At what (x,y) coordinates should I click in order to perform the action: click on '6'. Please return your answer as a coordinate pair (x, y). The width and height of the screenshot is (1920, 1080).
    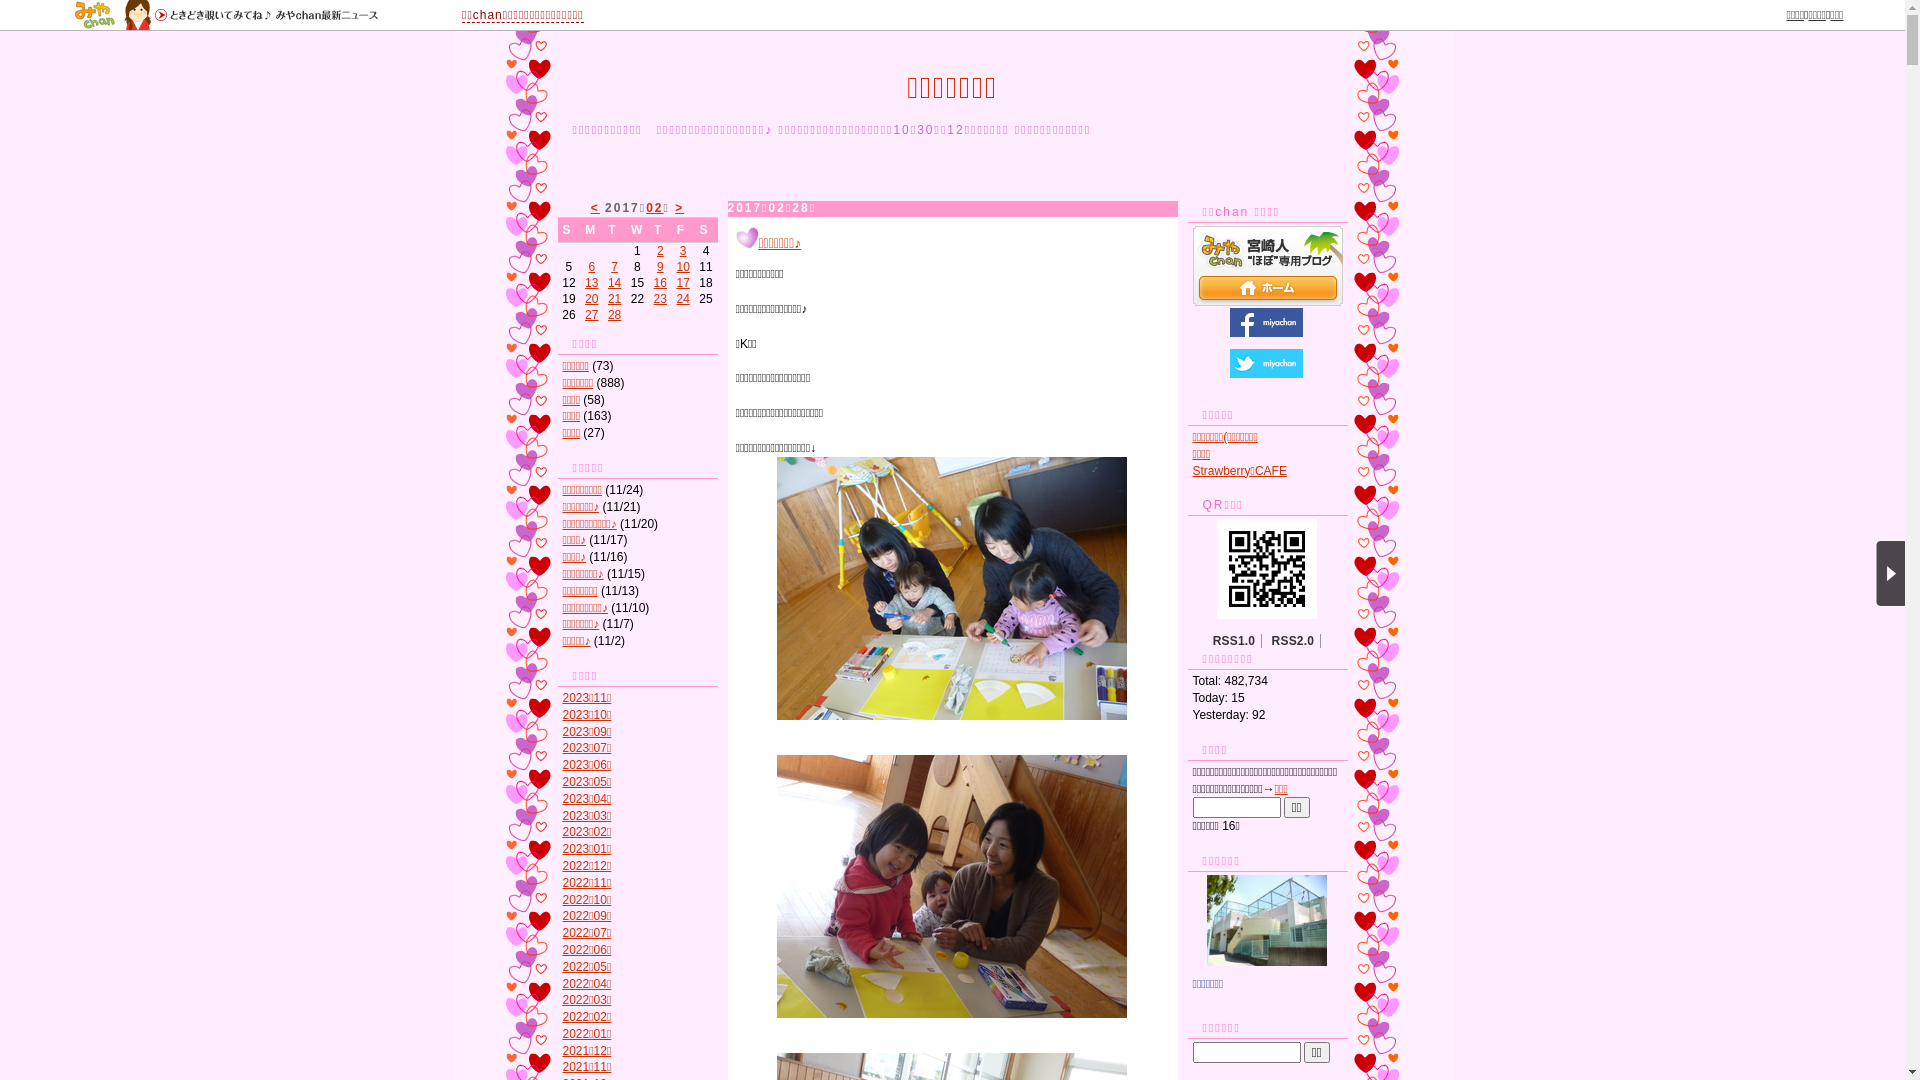
    Looking at the image, I should click on (590, 265).